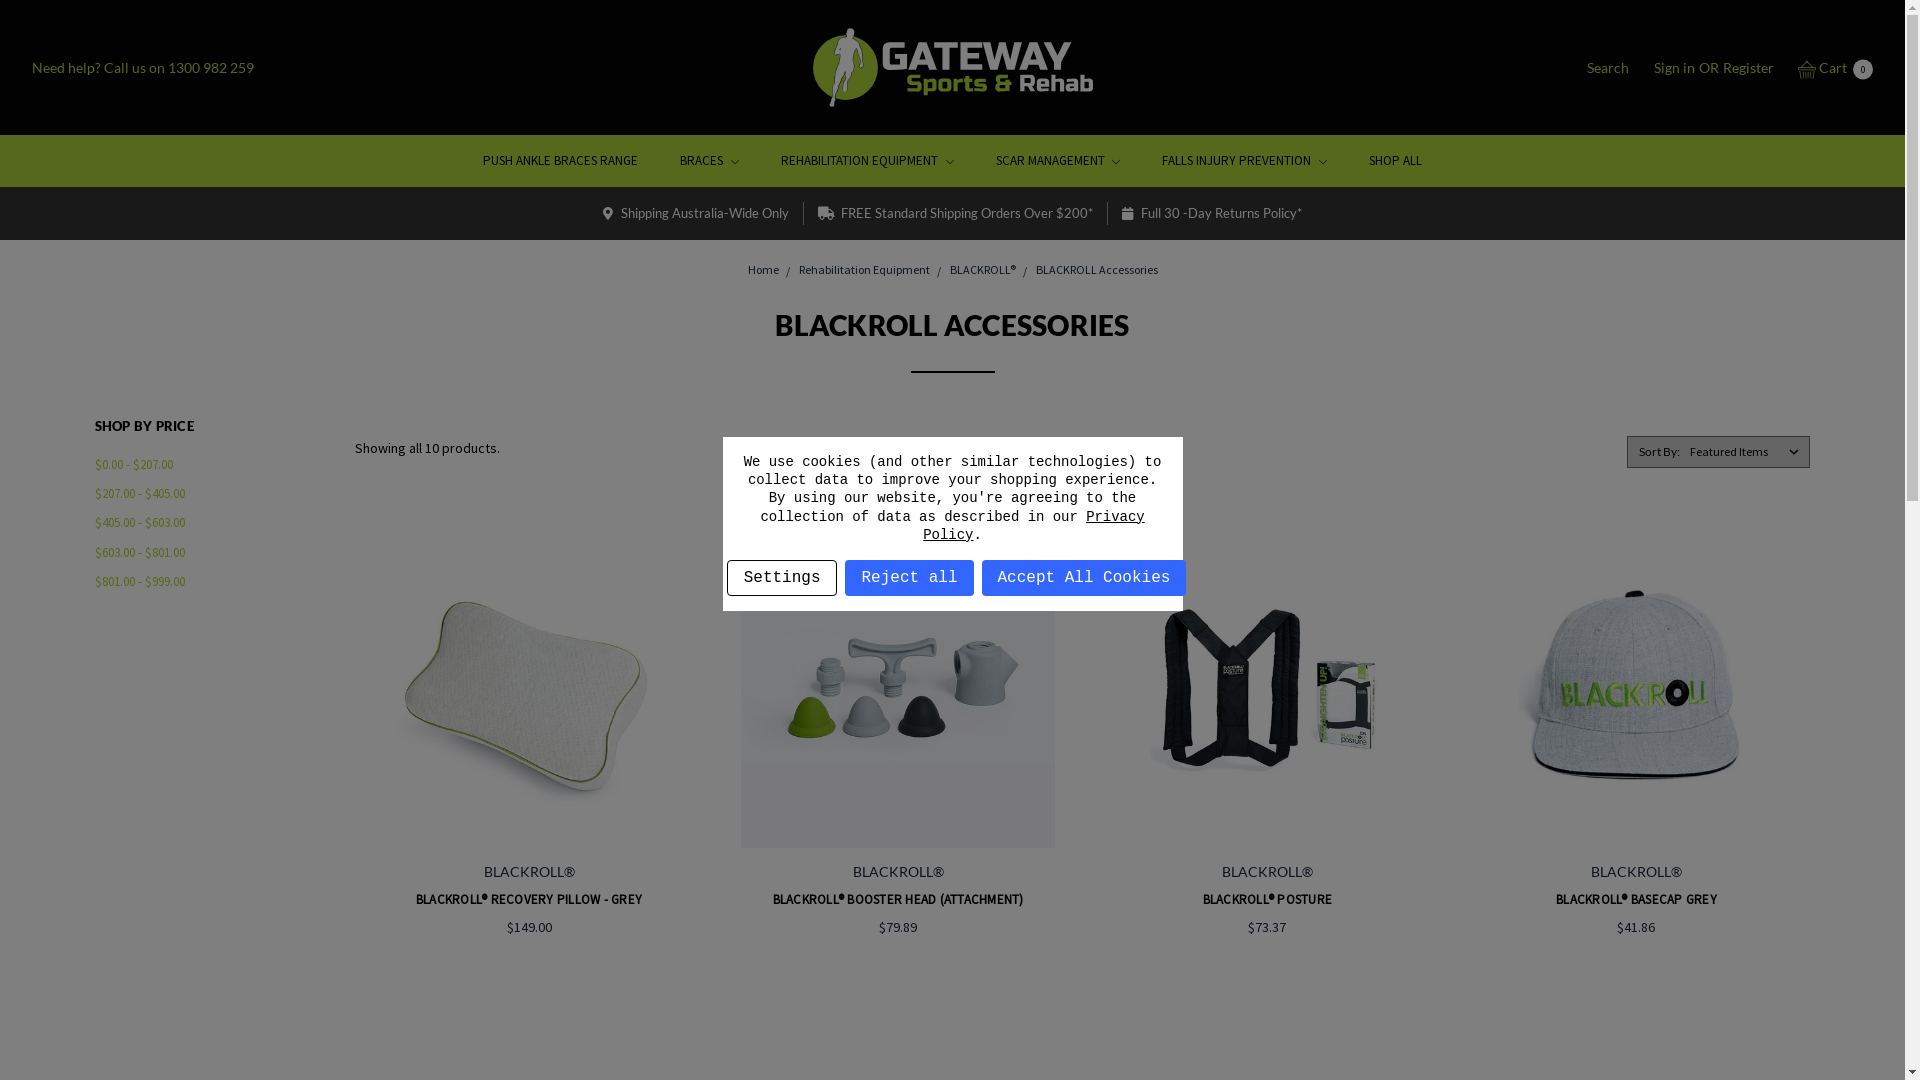 The width and height of the screenshot is (1920, 1080). I want to click on 'REHABILITATION EQUIPMENT', so click(867, 159).